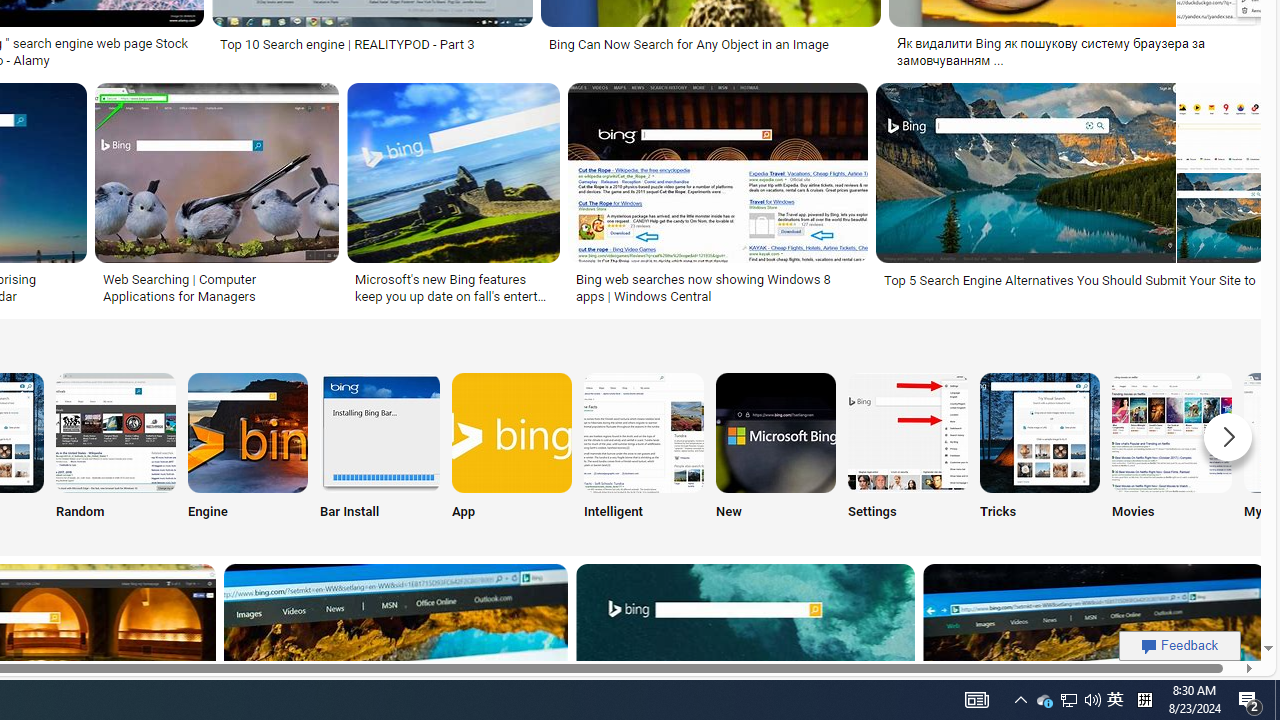 Image resolution: width=1280 pixels, height=720 pixels. I want to click on 'Engine', so click(247, 450).